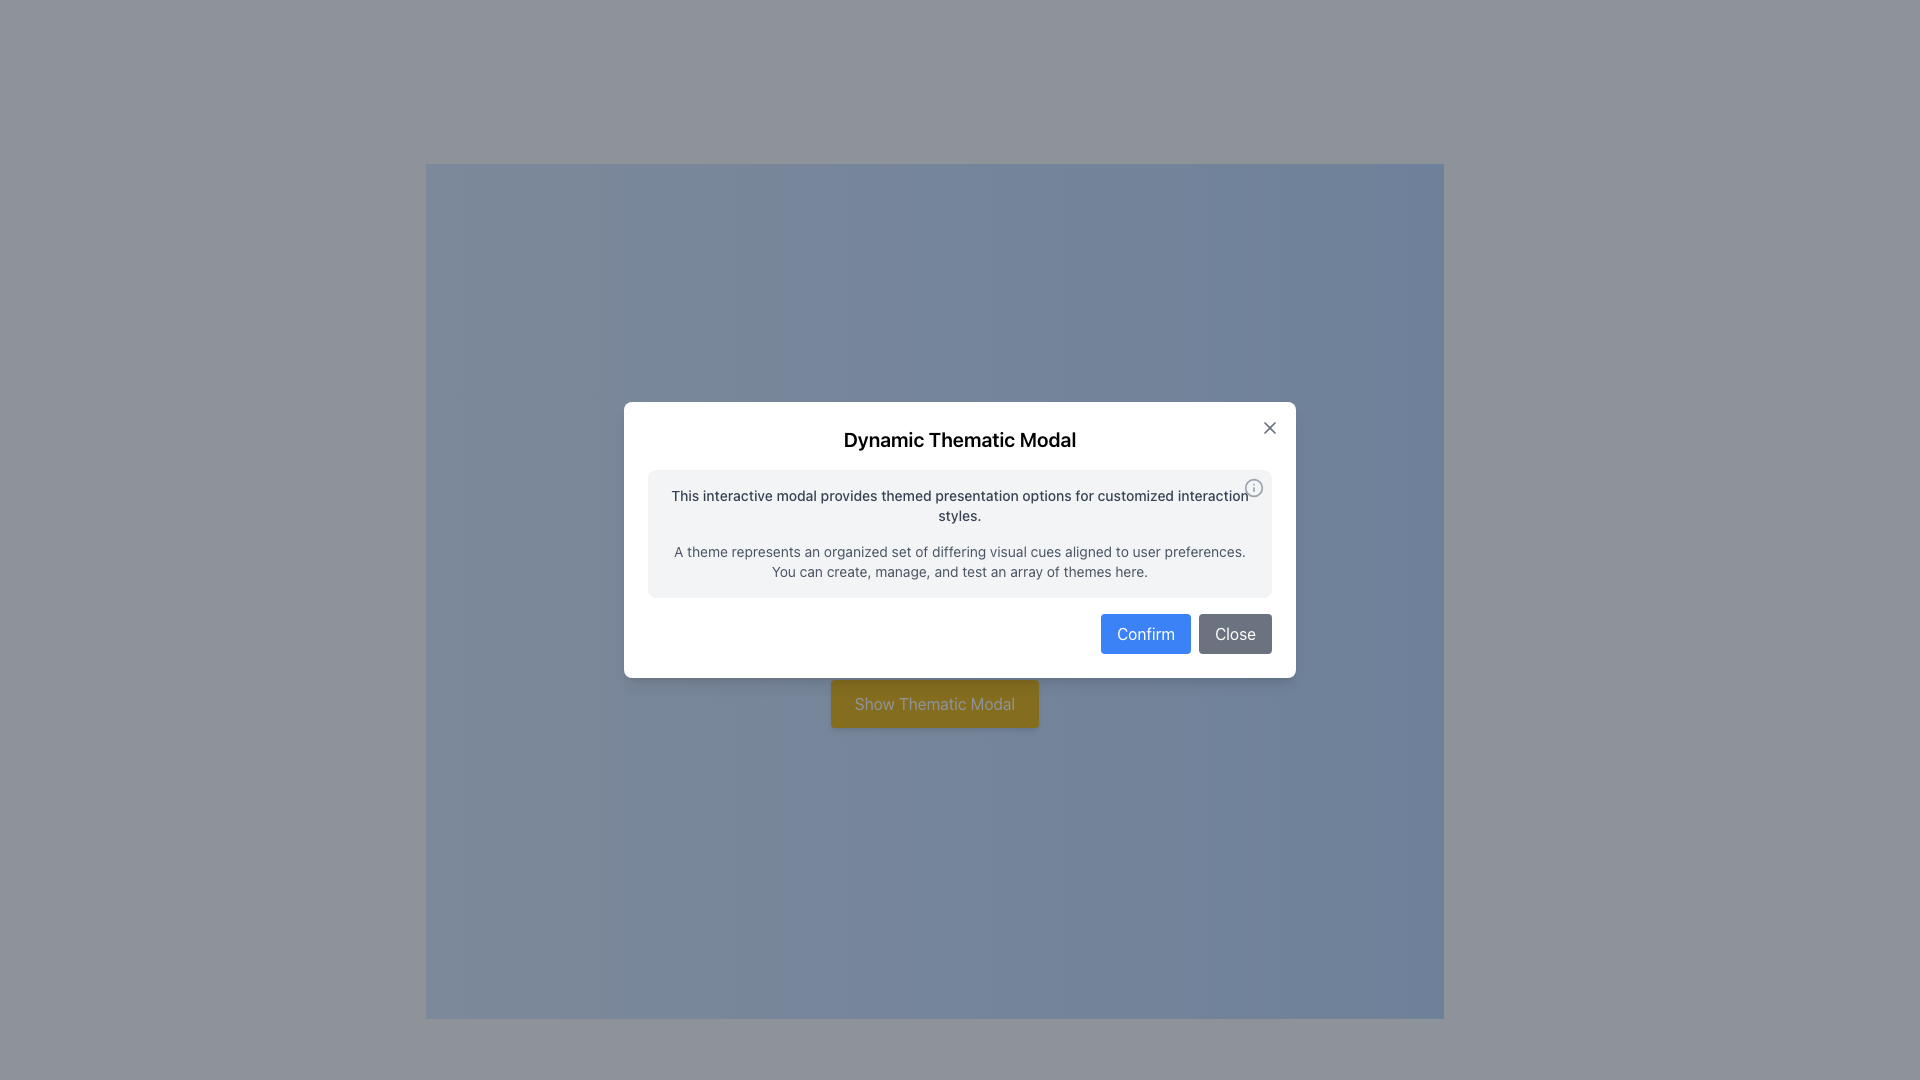 The width and height of the screenshot is (1920, 1080). Describe the element at coordinates (1269, 427) in the screenshot. I see `the close button located in the top-right corner of the modal window` at that location.